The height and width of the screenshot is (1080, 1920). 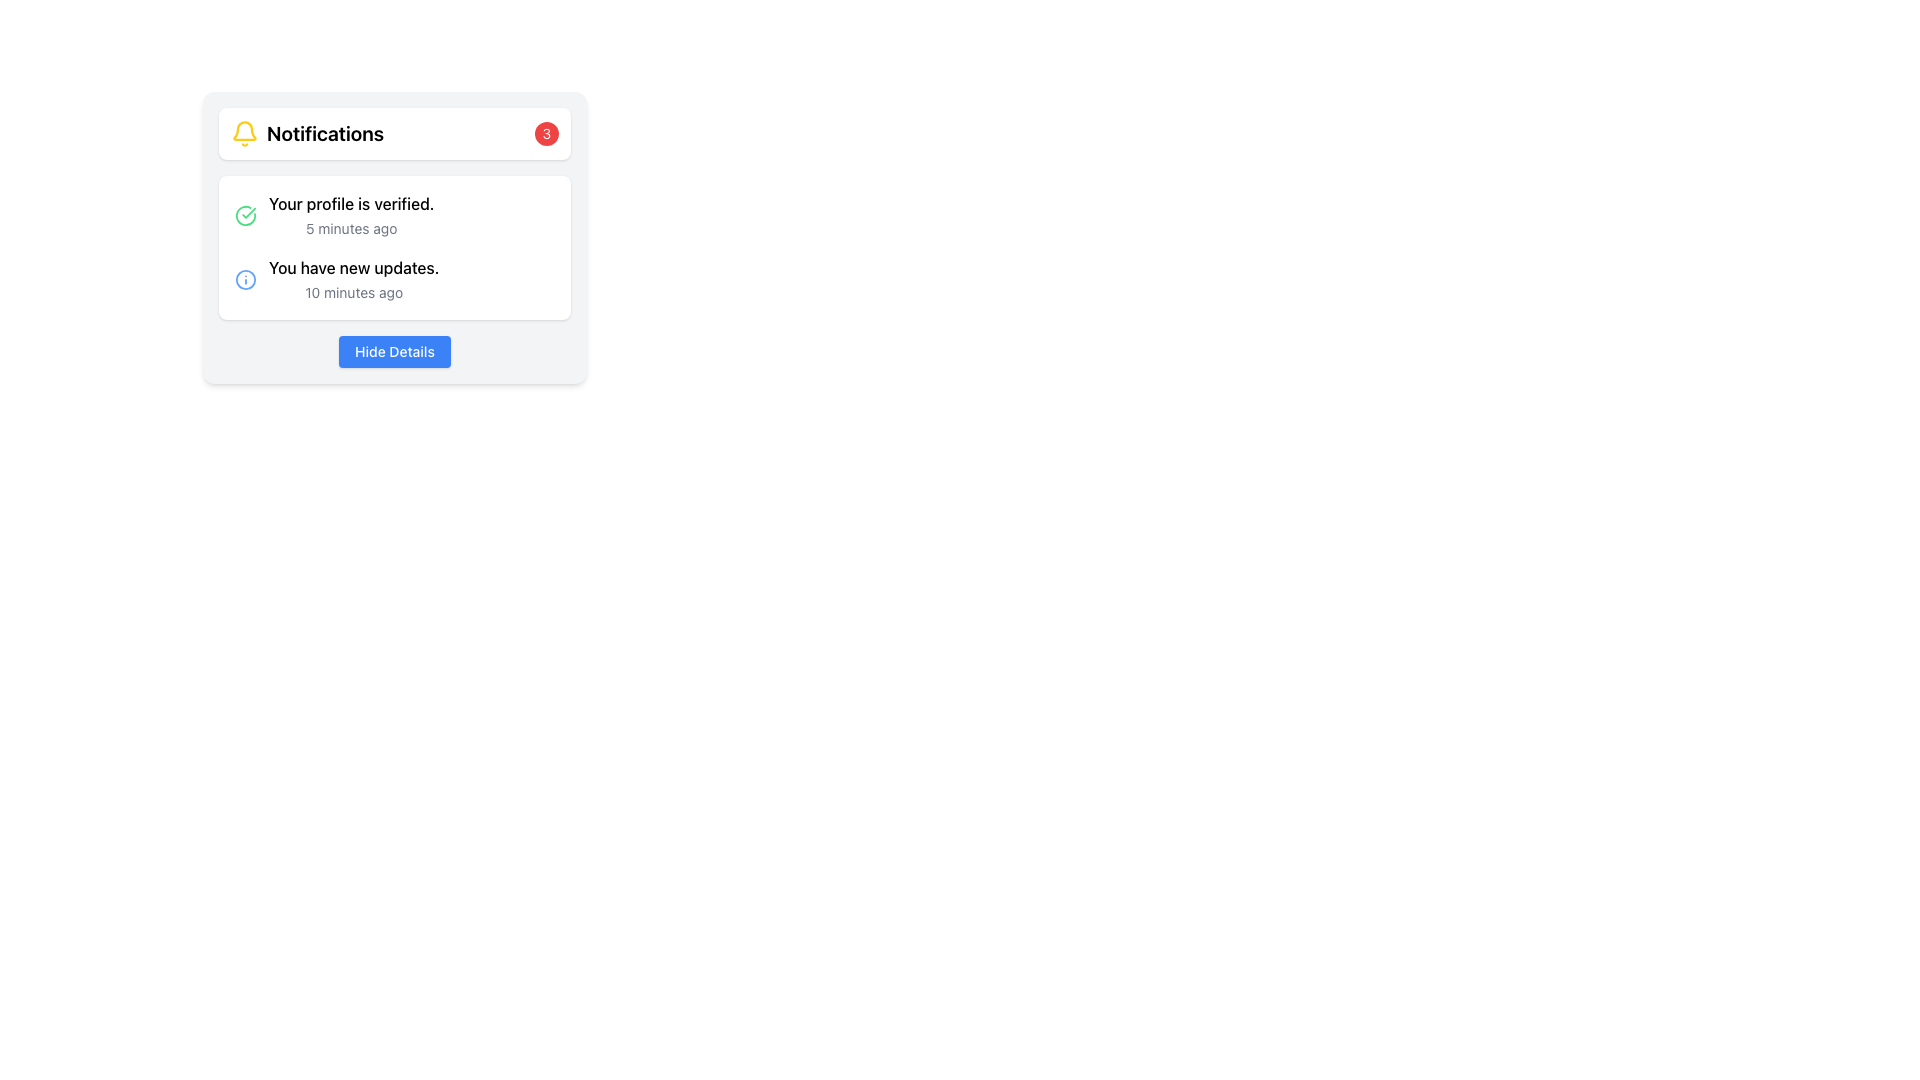 What do you see at coordinates (243, 131) in the screenshot?
I see `the yellow outlined bell icon located at the top left corner of the notification box, near the 'Notifications' heading` at bounding box center [243, 131].